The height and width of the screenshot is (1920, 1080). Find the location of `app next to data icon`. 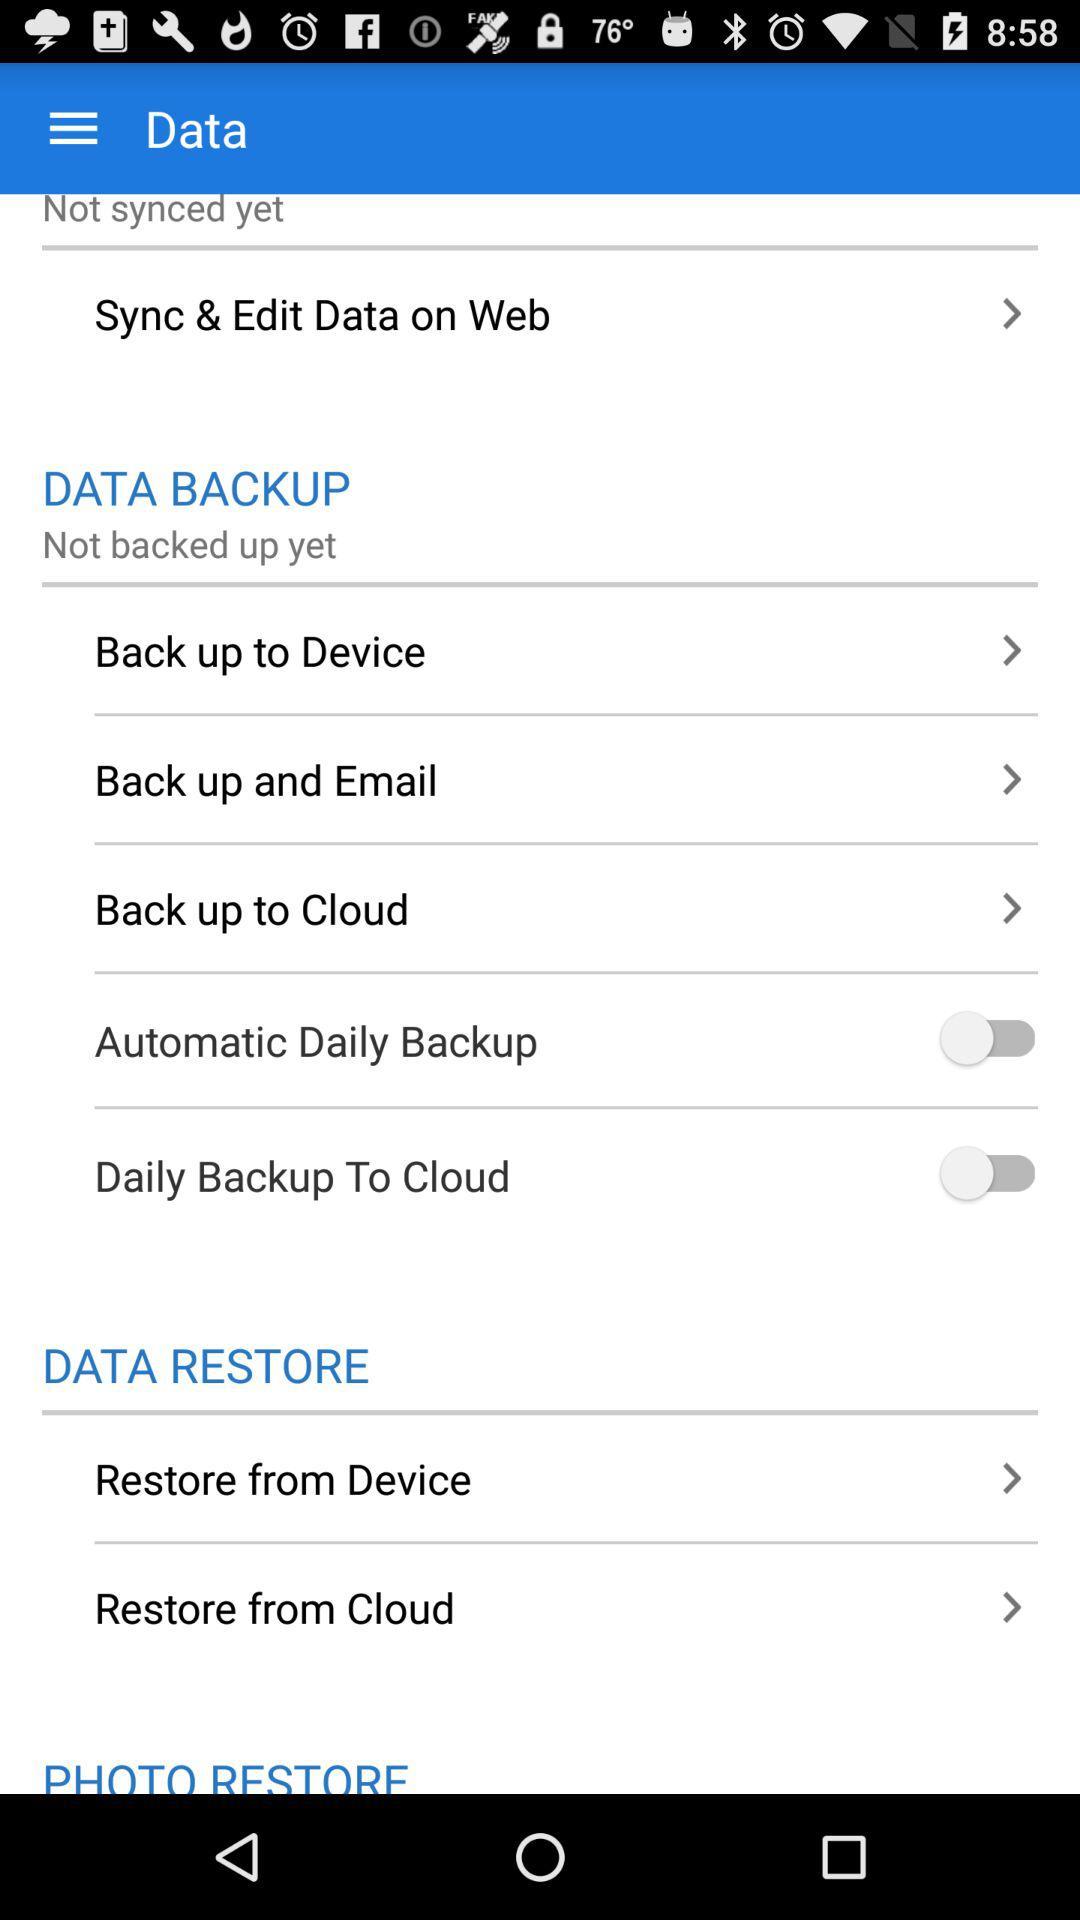

app next to data icon is located at coordinates (72, 127).